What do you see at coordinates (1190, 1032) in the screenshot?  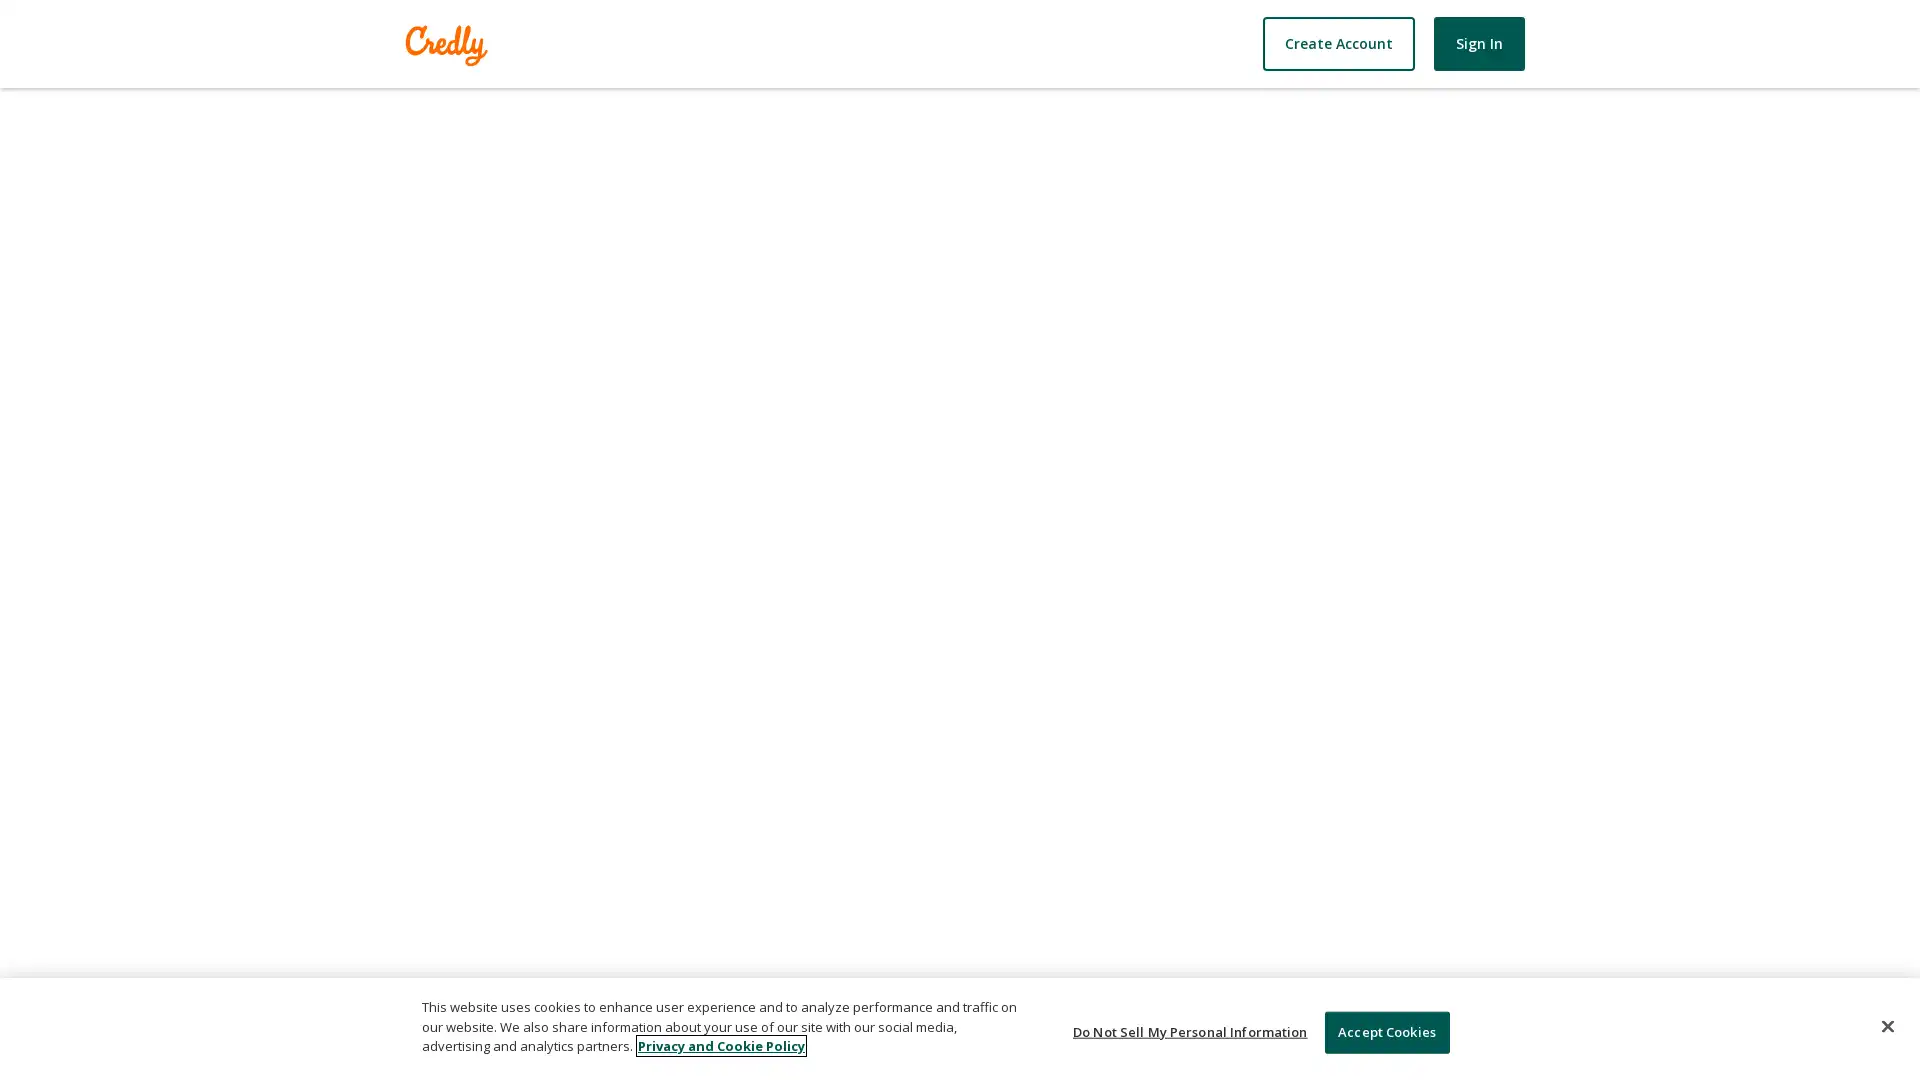 I see `Do Not Sell My Personal Information` at bounding box center [1190, 1032].